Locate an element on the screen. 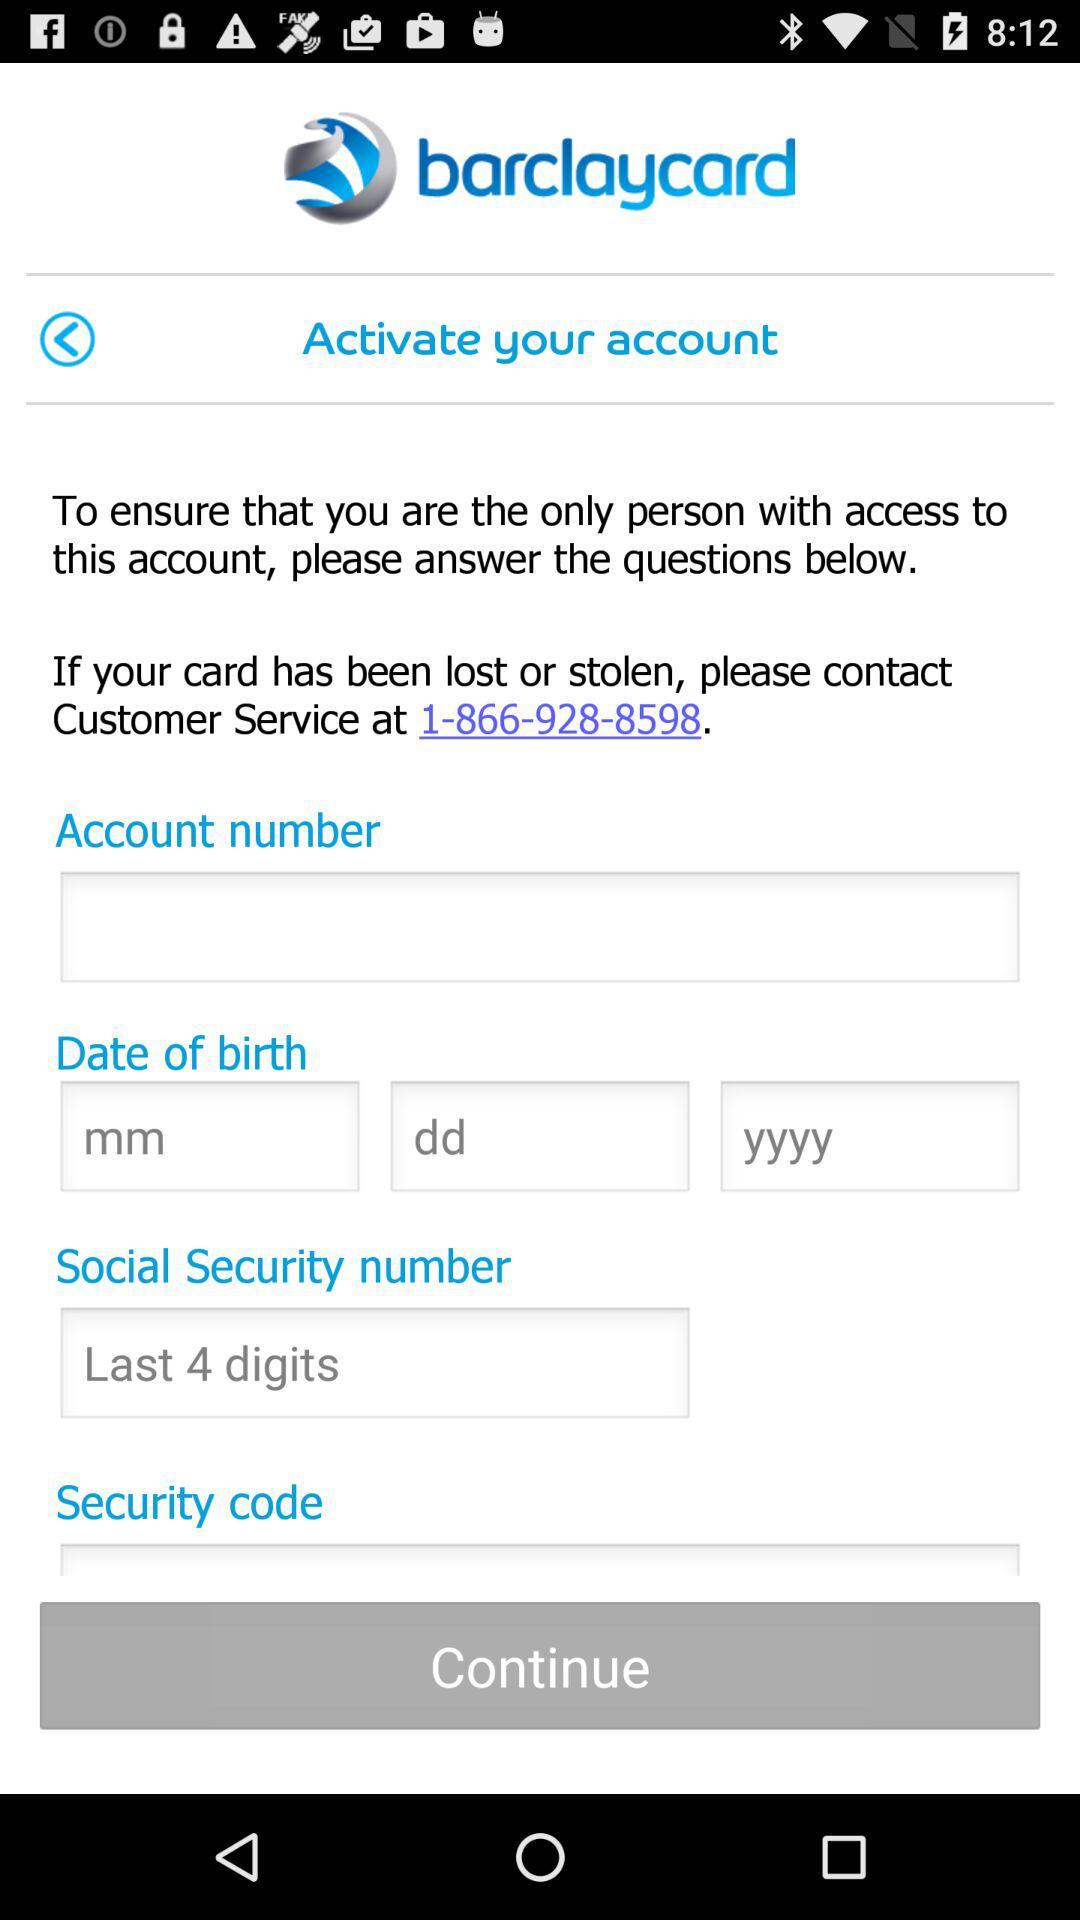 This screenshot has height=1920, width=1080. item below the to ensure that item is located at coordinates (540, 692).